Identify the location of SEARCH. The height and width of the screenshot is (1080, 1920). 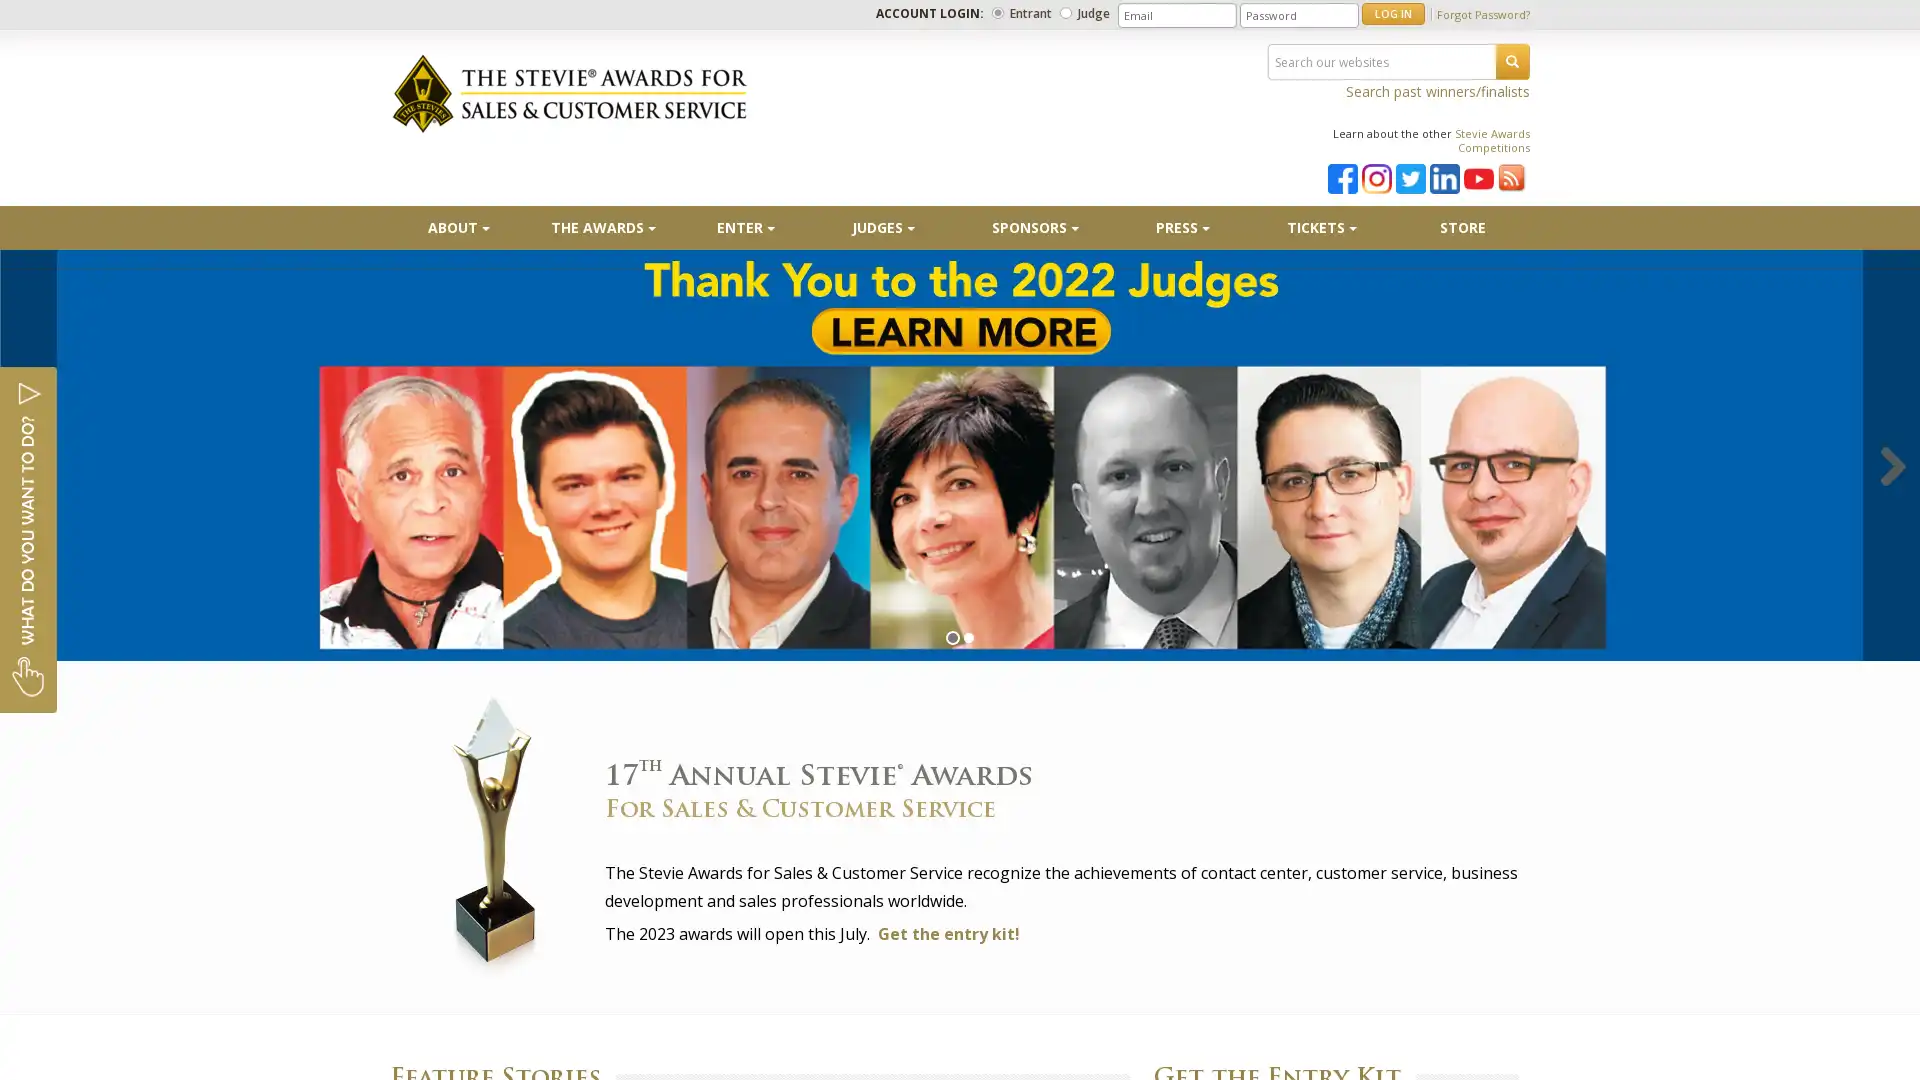
(1512, 60).